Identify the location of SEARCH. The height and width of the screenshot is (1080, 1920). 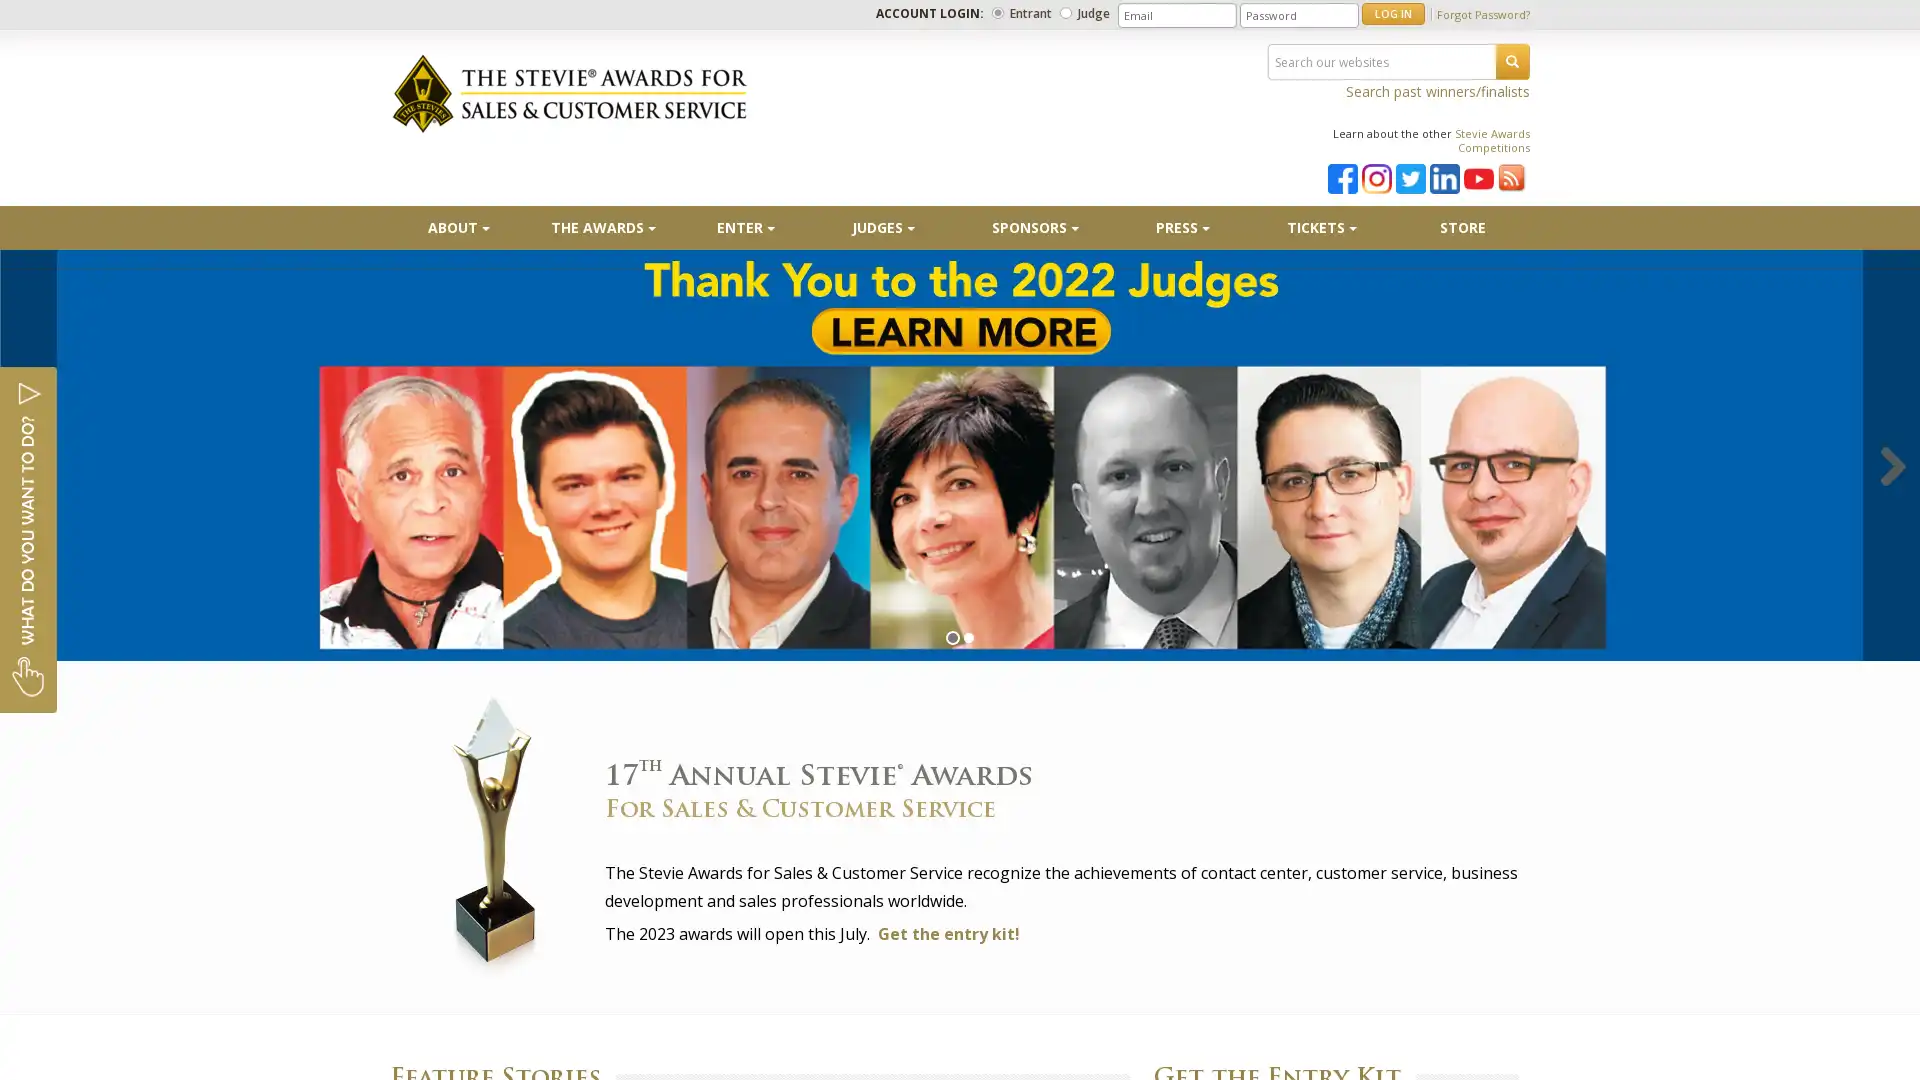
(1512, 60).